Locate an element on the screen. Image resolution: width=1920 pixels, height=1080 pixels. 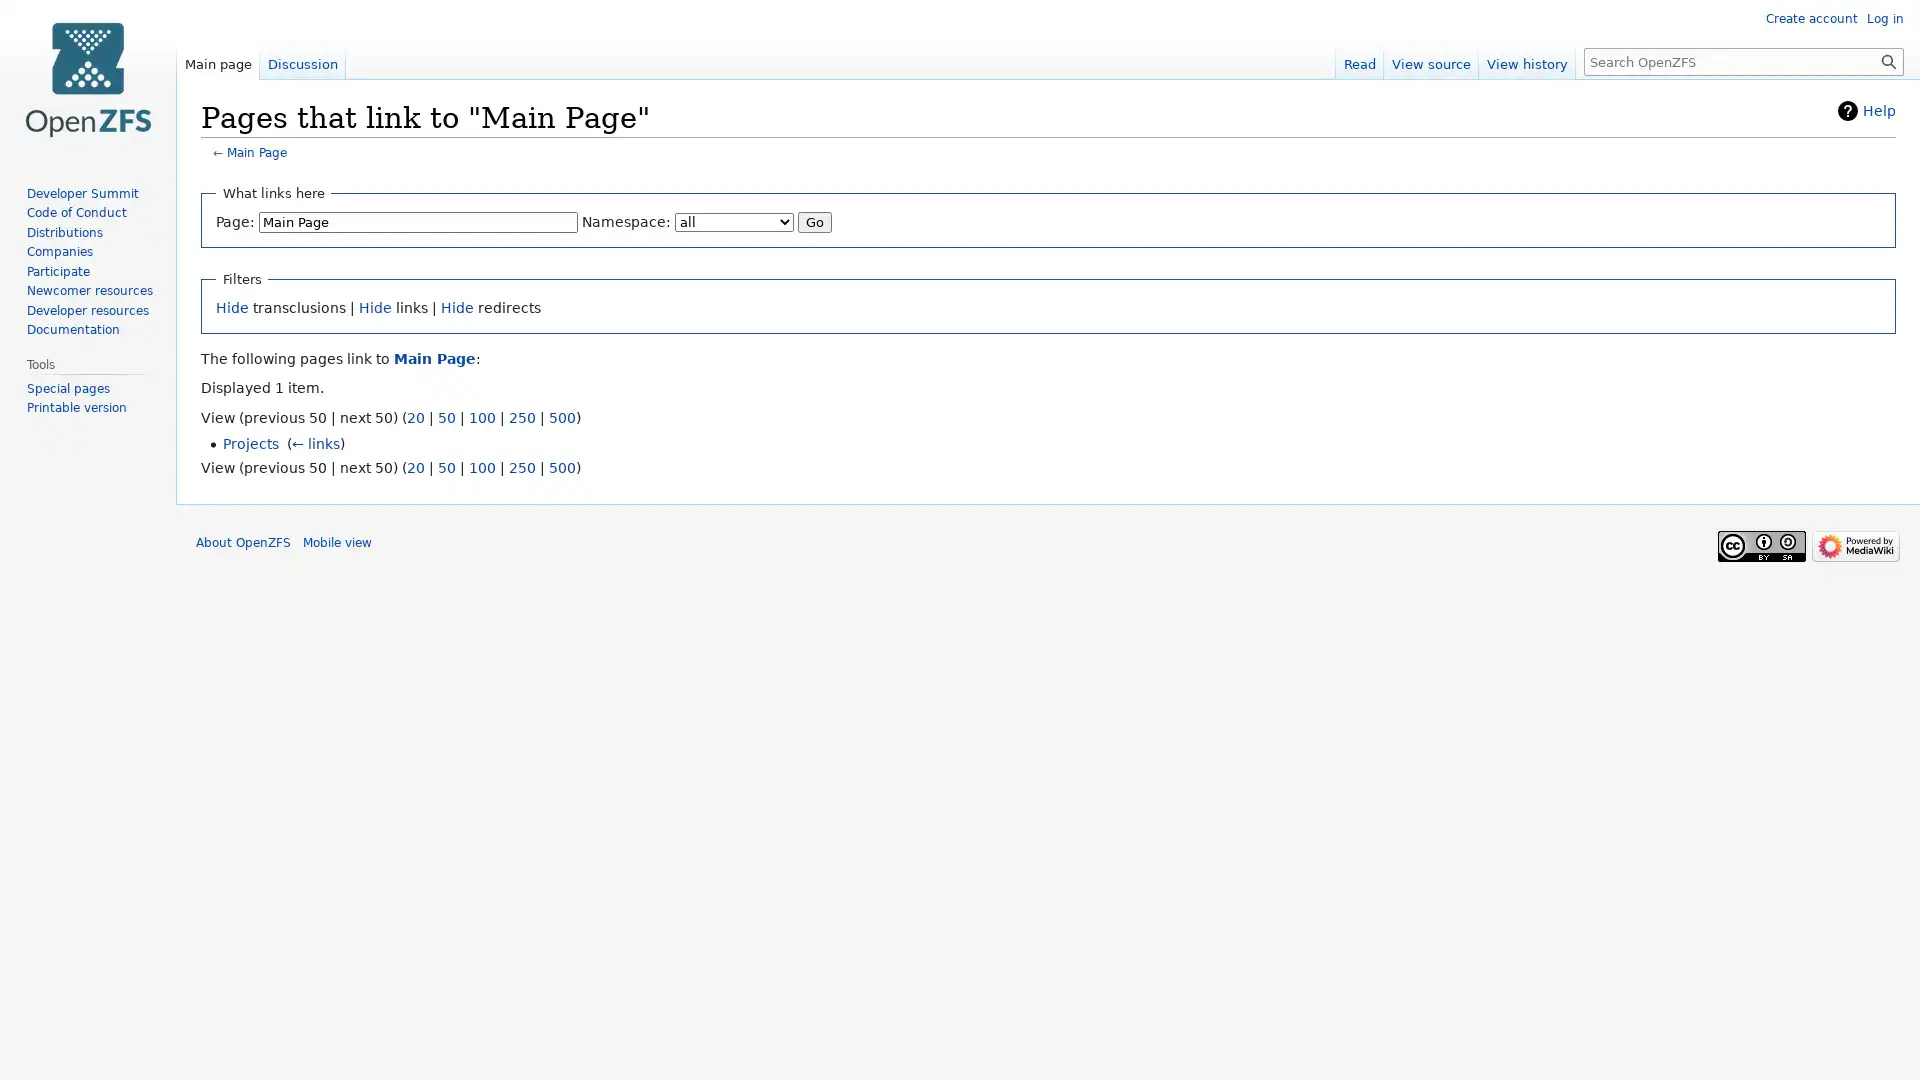
Go is located at coordinates (815, 221).